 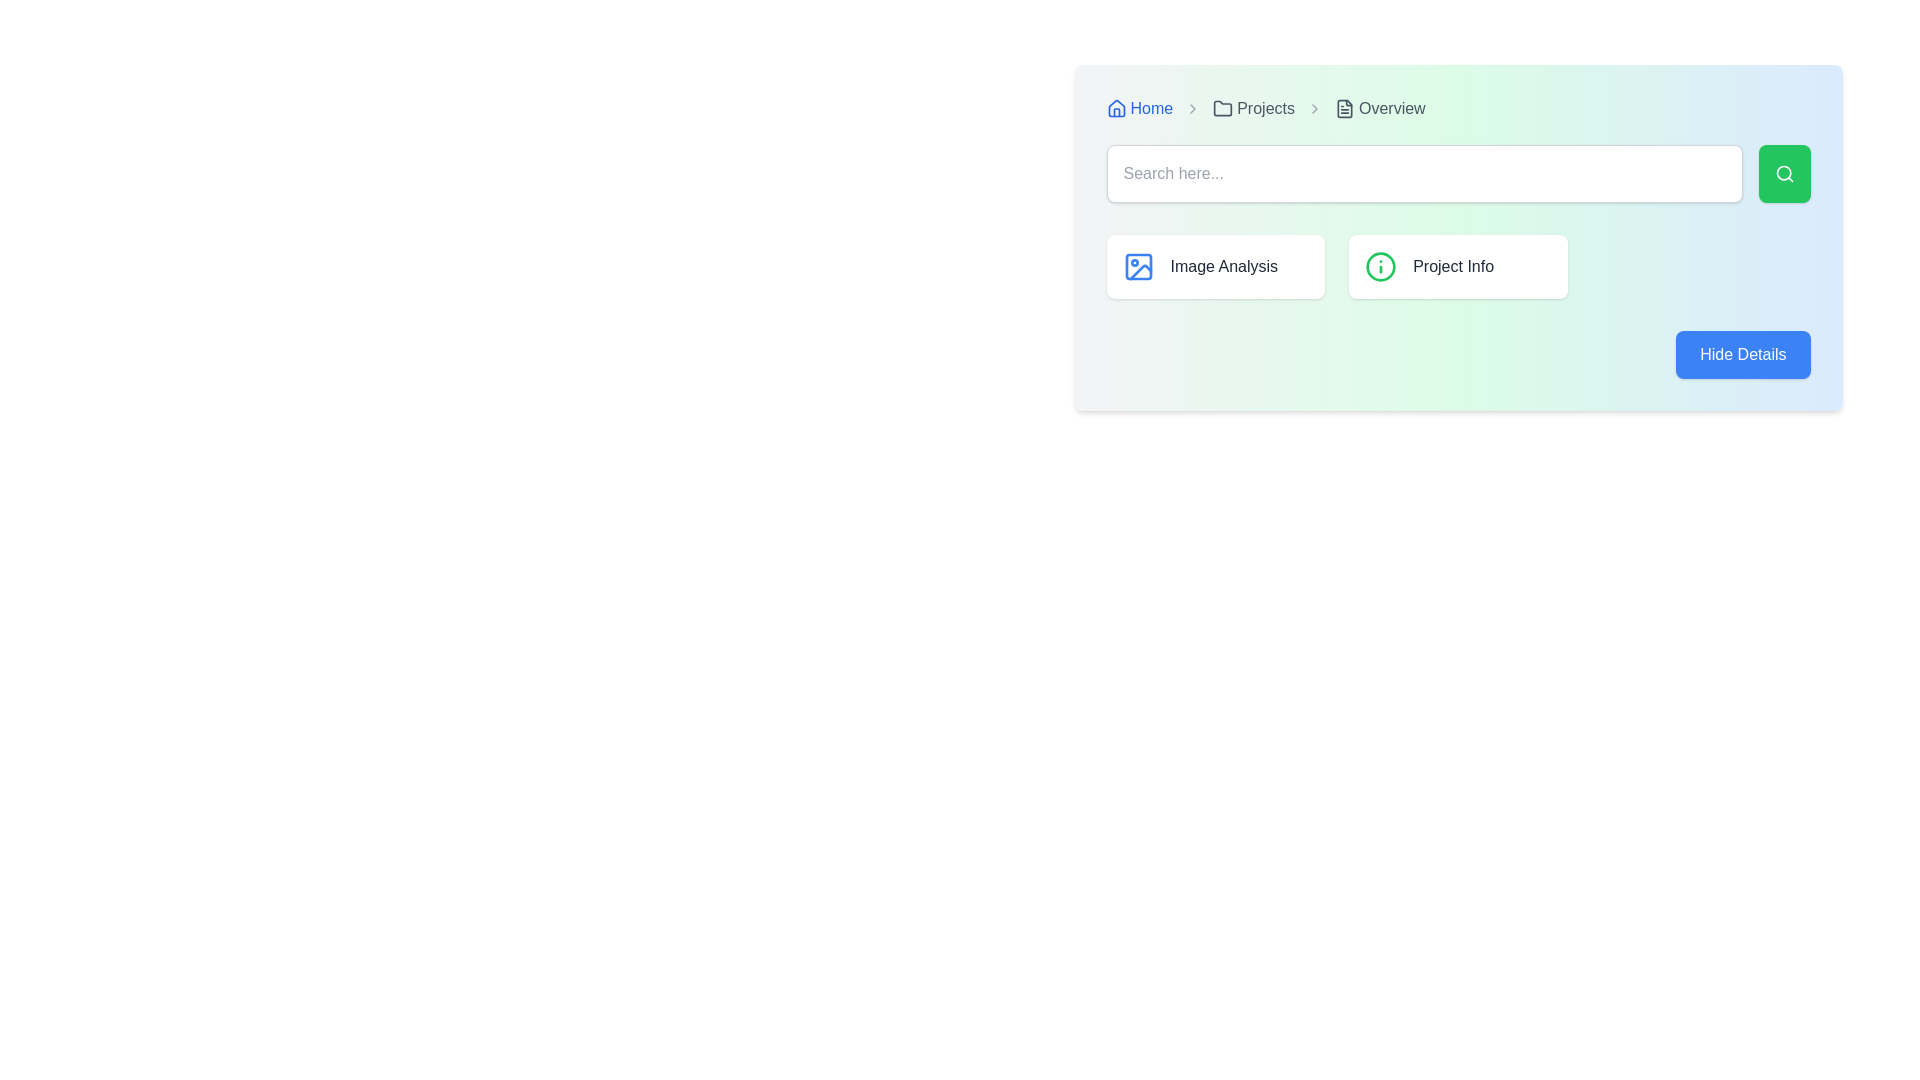 What do you see at coordinates (1380, 265) in the screenshot?
I see `the informational icon located to the left of the 'Project Info' text label within the 'Project Info' card` at bounding box center [1380, 265].